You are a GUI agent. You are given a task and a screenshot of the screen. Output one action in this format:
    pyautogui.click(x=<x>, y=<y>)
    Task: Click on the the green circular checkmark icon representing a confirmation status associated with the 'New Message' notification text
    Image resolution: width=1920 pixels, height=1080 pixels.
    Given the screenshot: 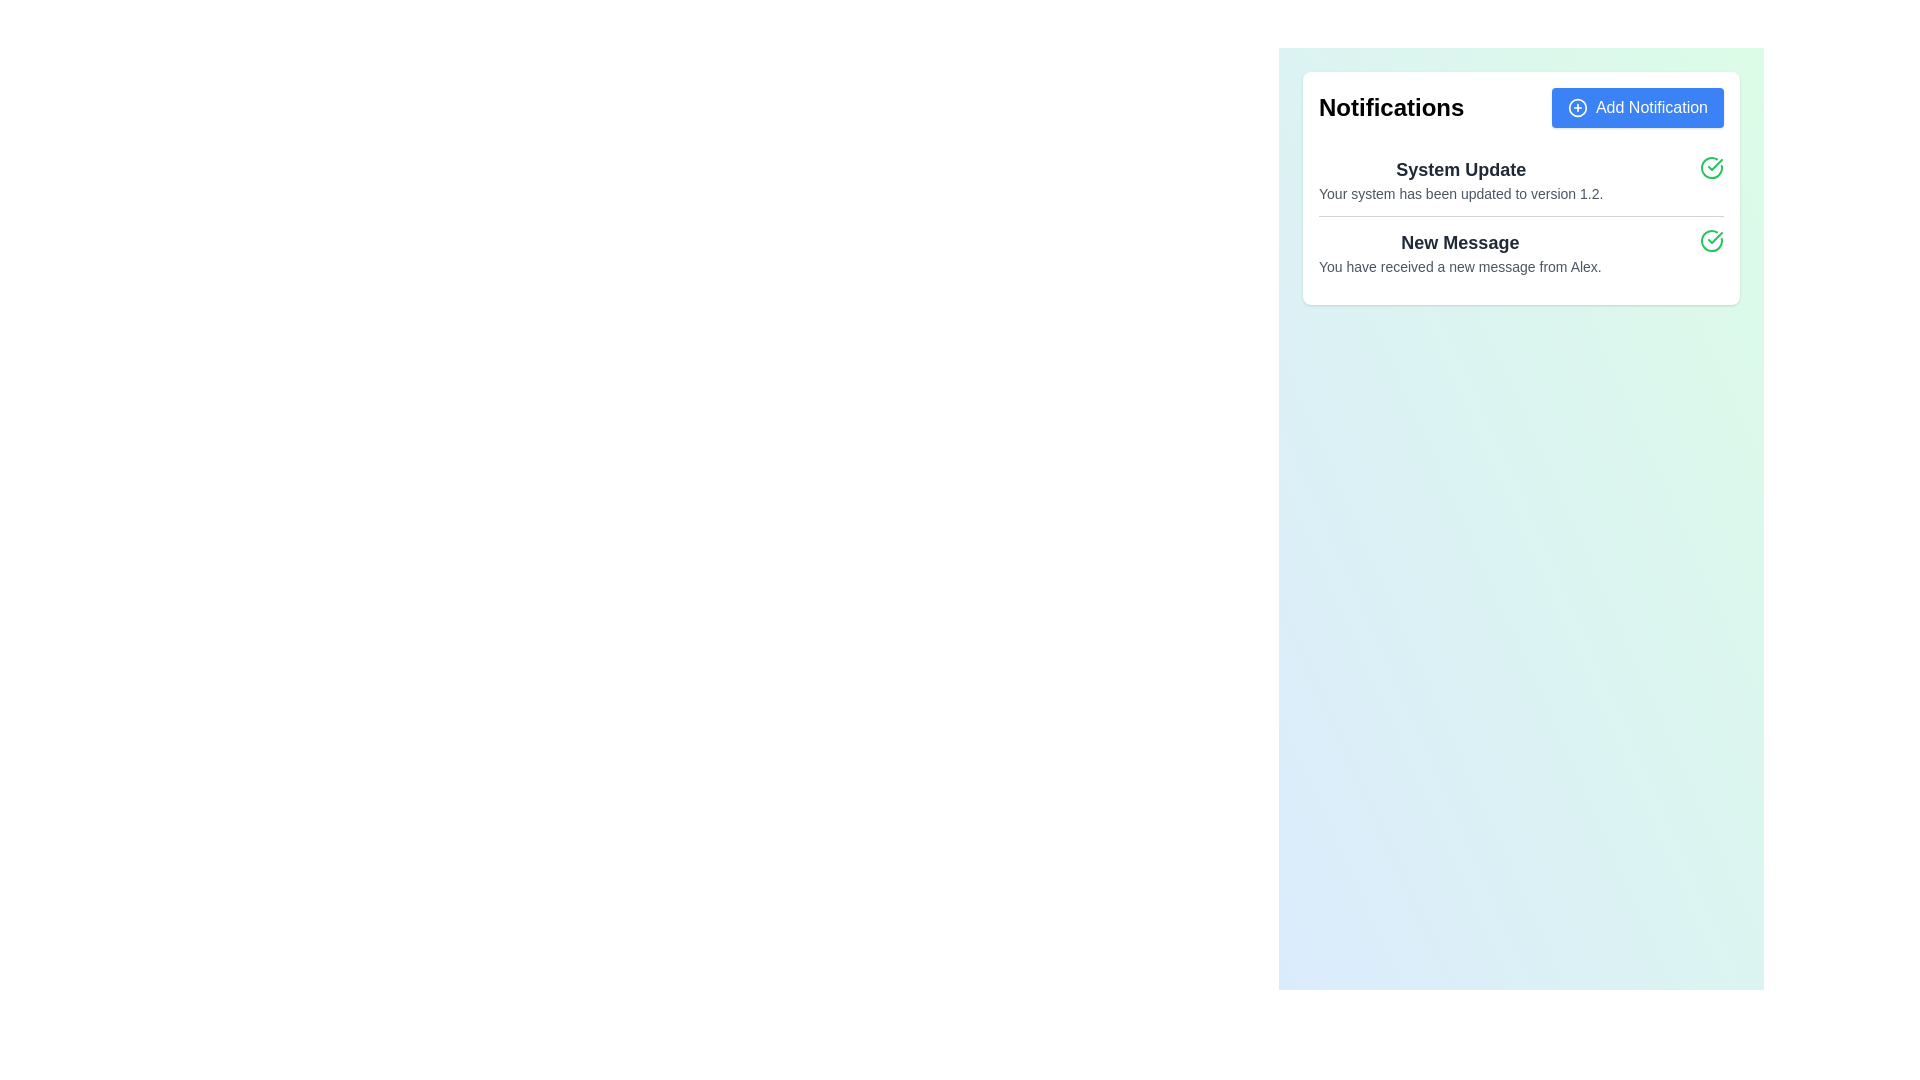 What is the action you would take?
    pyautogui.click(x=1714, y=164)
    